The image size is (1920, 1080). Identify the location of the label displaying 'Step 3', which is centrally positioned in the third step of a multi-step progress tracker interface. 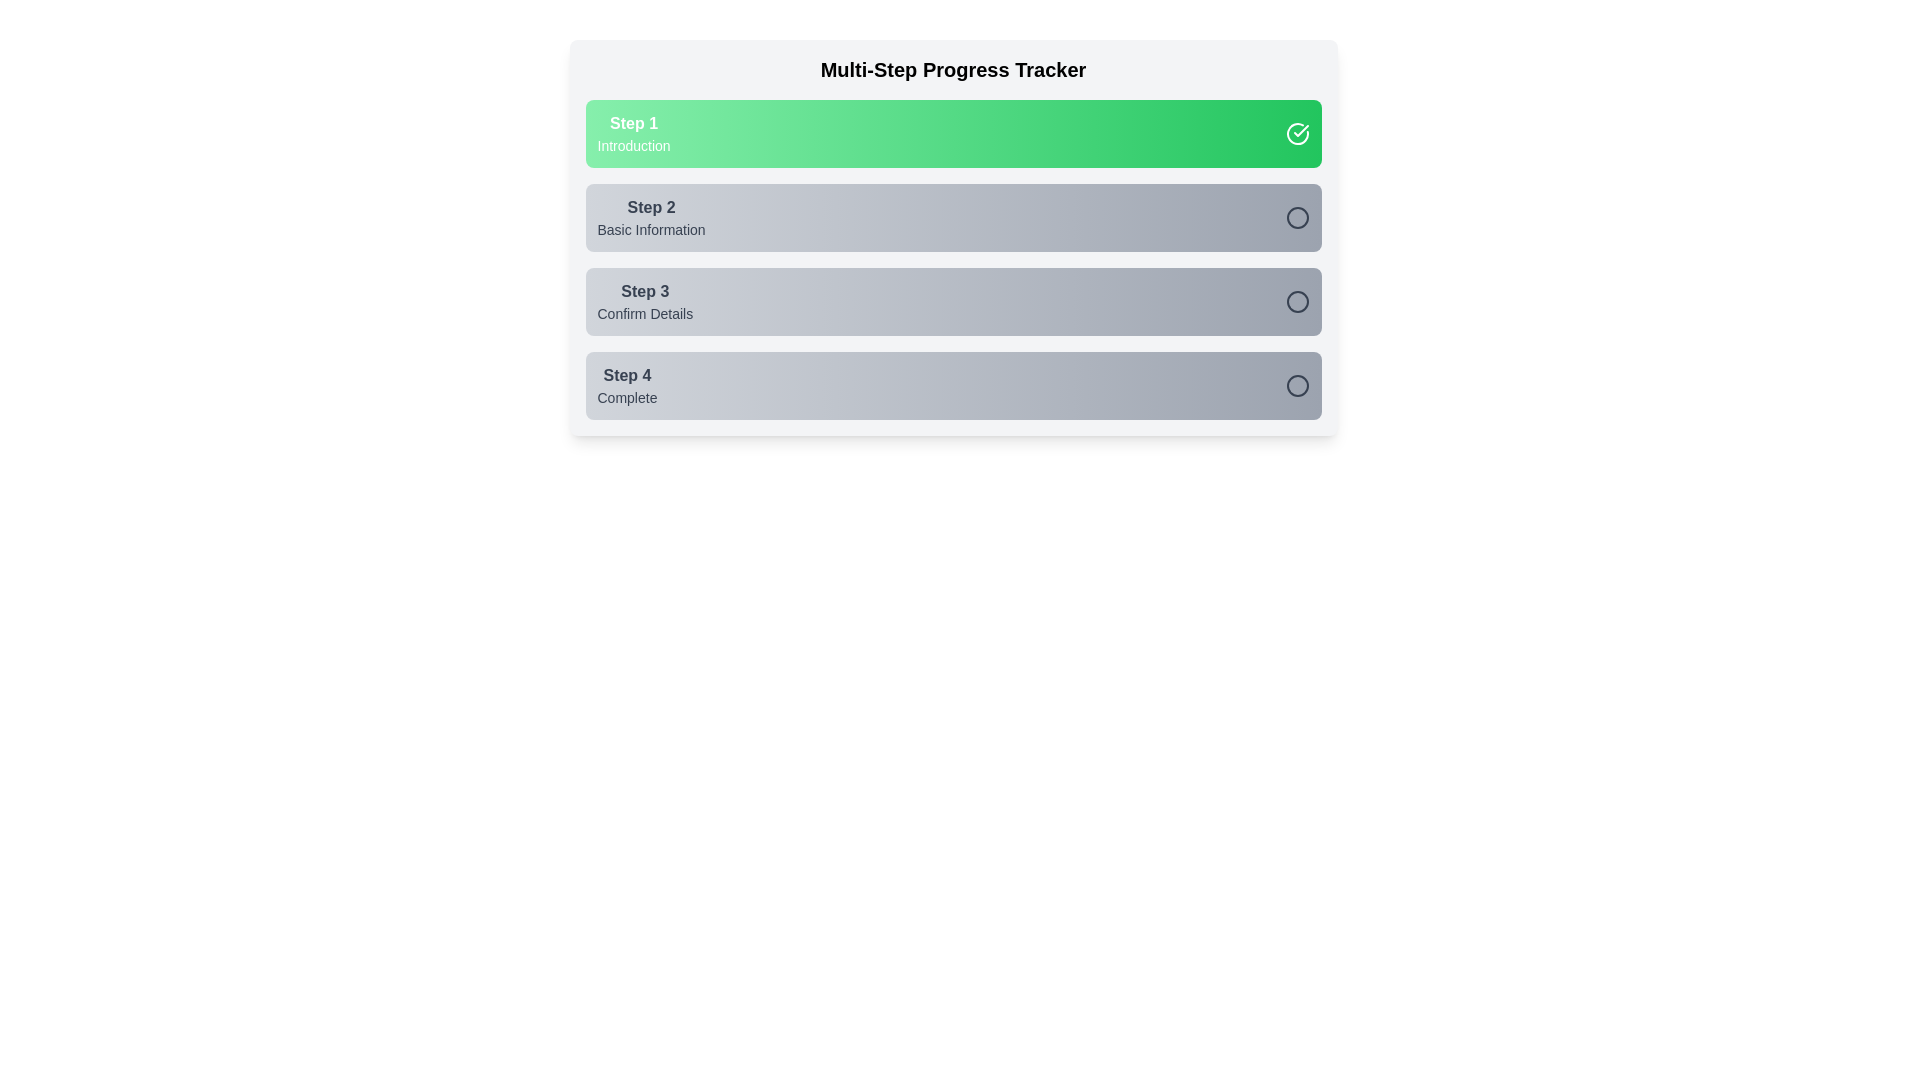
(645, 292).